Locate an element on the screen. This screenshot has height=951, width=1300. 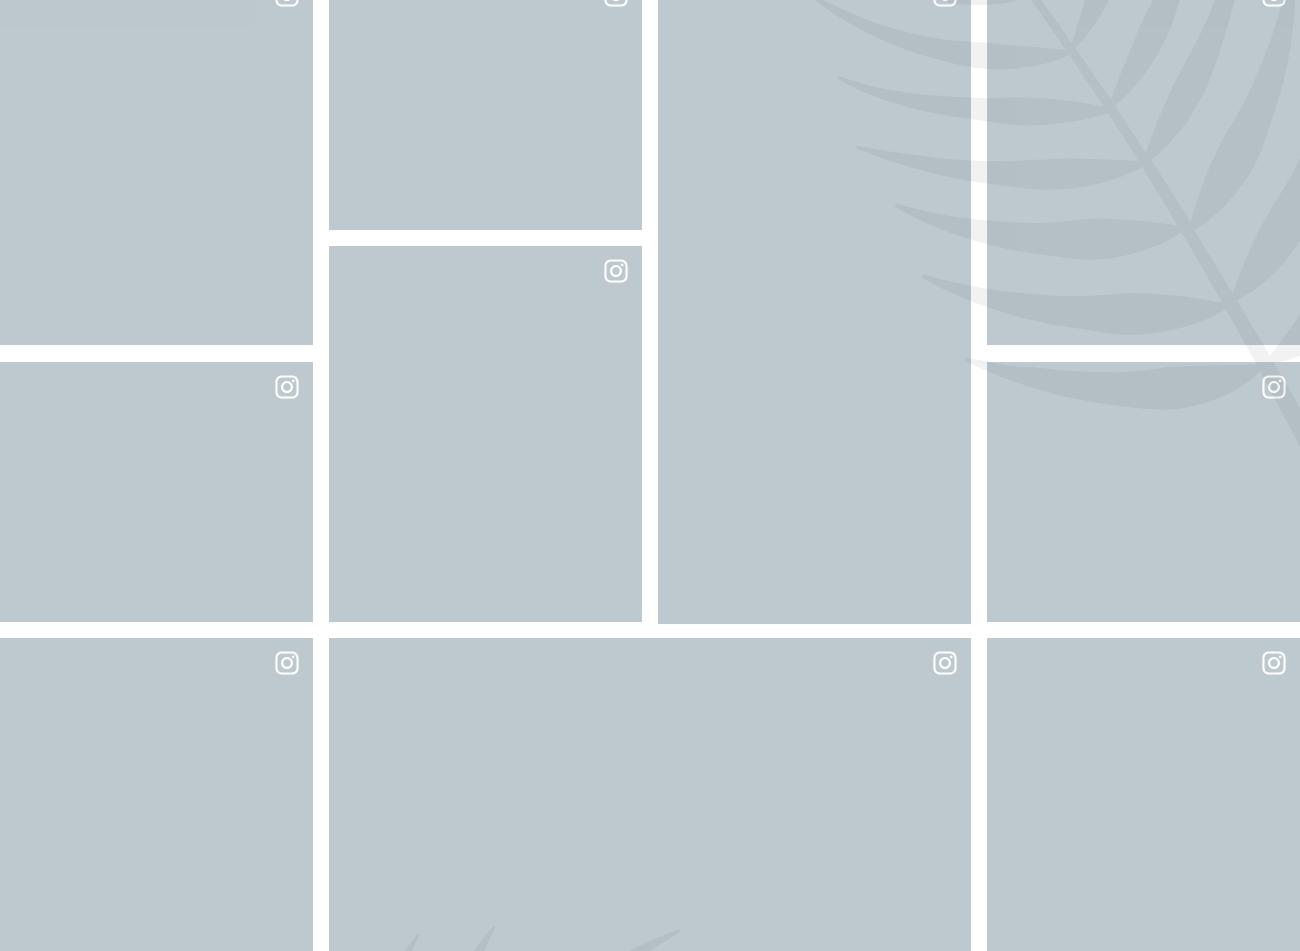
'👭 Grab your favorite person and escape to the American Riviera! Our oceanfront hotel is the perfect base to explore eve...' is located at coordinates (483, 126).